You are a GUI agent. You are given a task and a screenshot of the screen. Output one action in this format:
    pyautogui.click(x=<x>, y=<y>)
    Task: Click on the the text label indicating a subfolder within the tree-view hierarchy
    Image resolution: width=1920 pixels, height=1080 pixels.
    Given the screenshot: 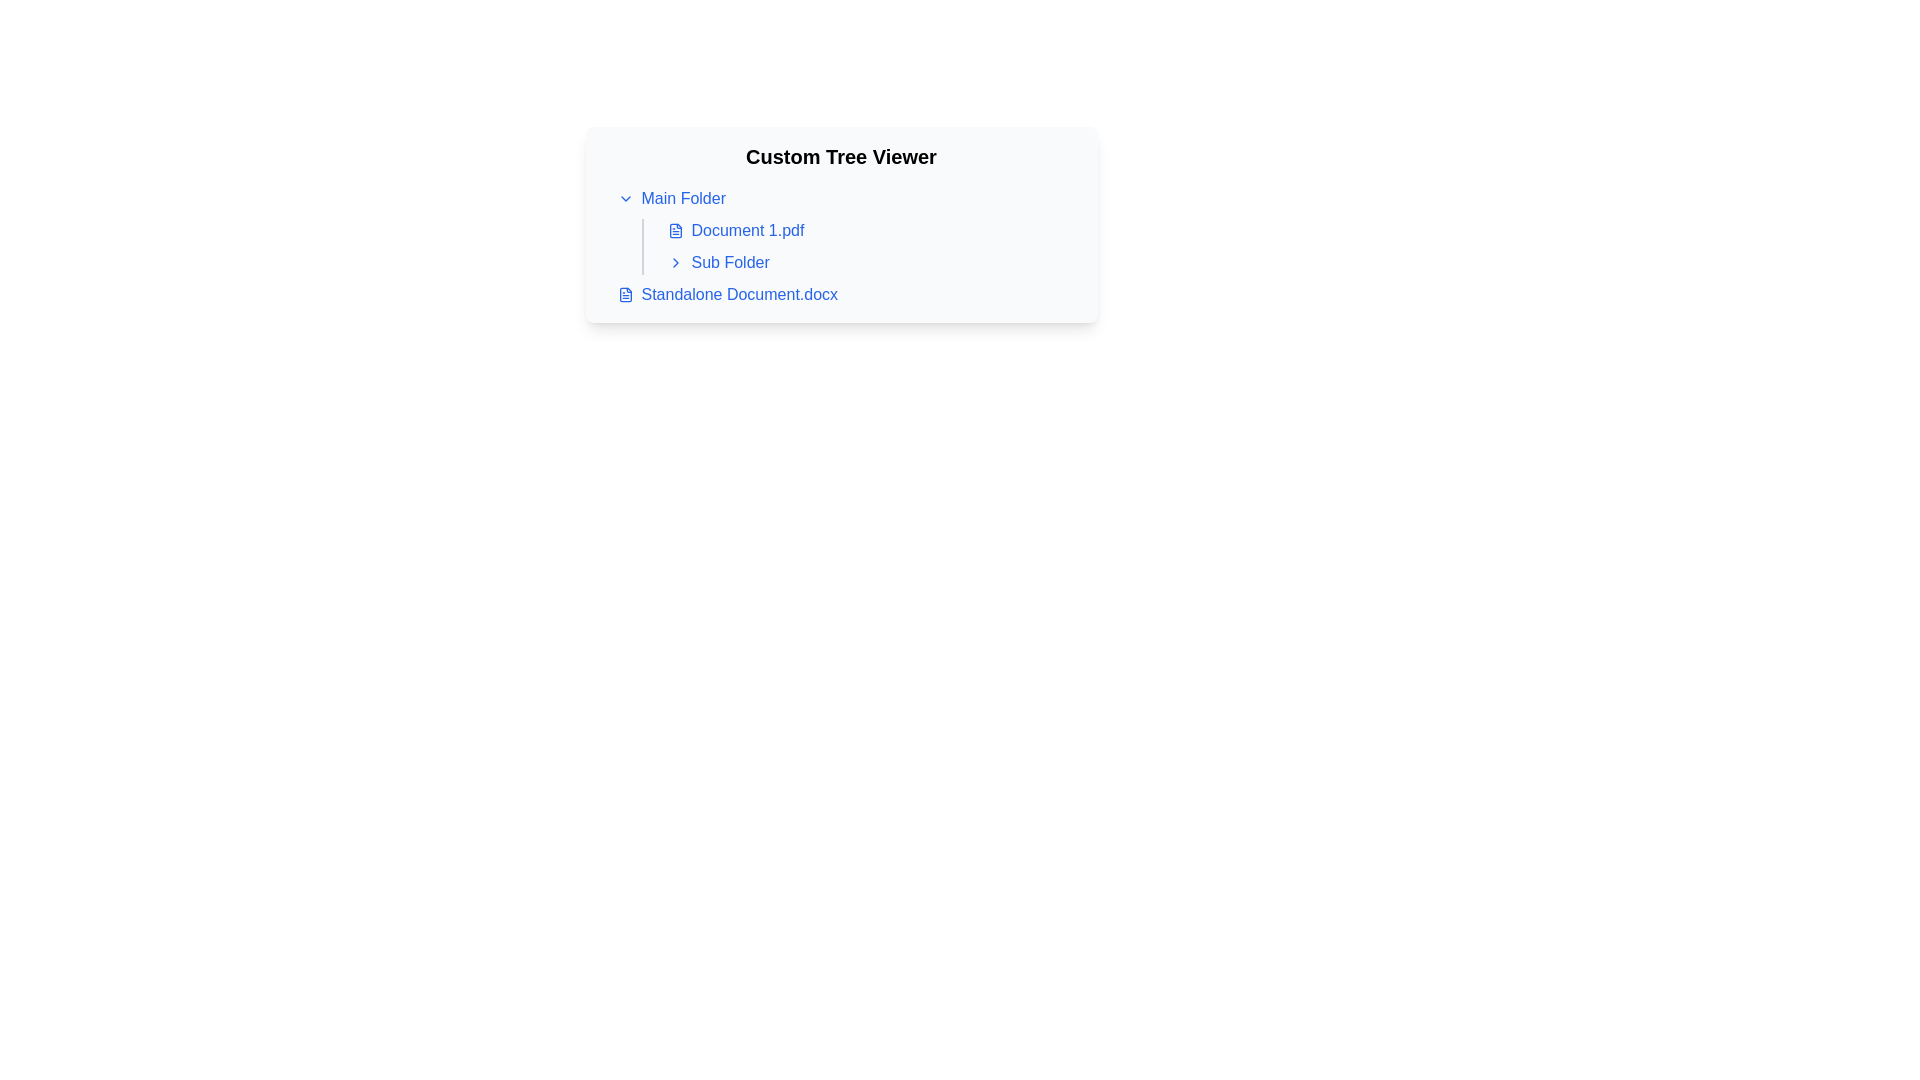 What is the action you would take?
    pyautogui.click(x=729, y=261)
    